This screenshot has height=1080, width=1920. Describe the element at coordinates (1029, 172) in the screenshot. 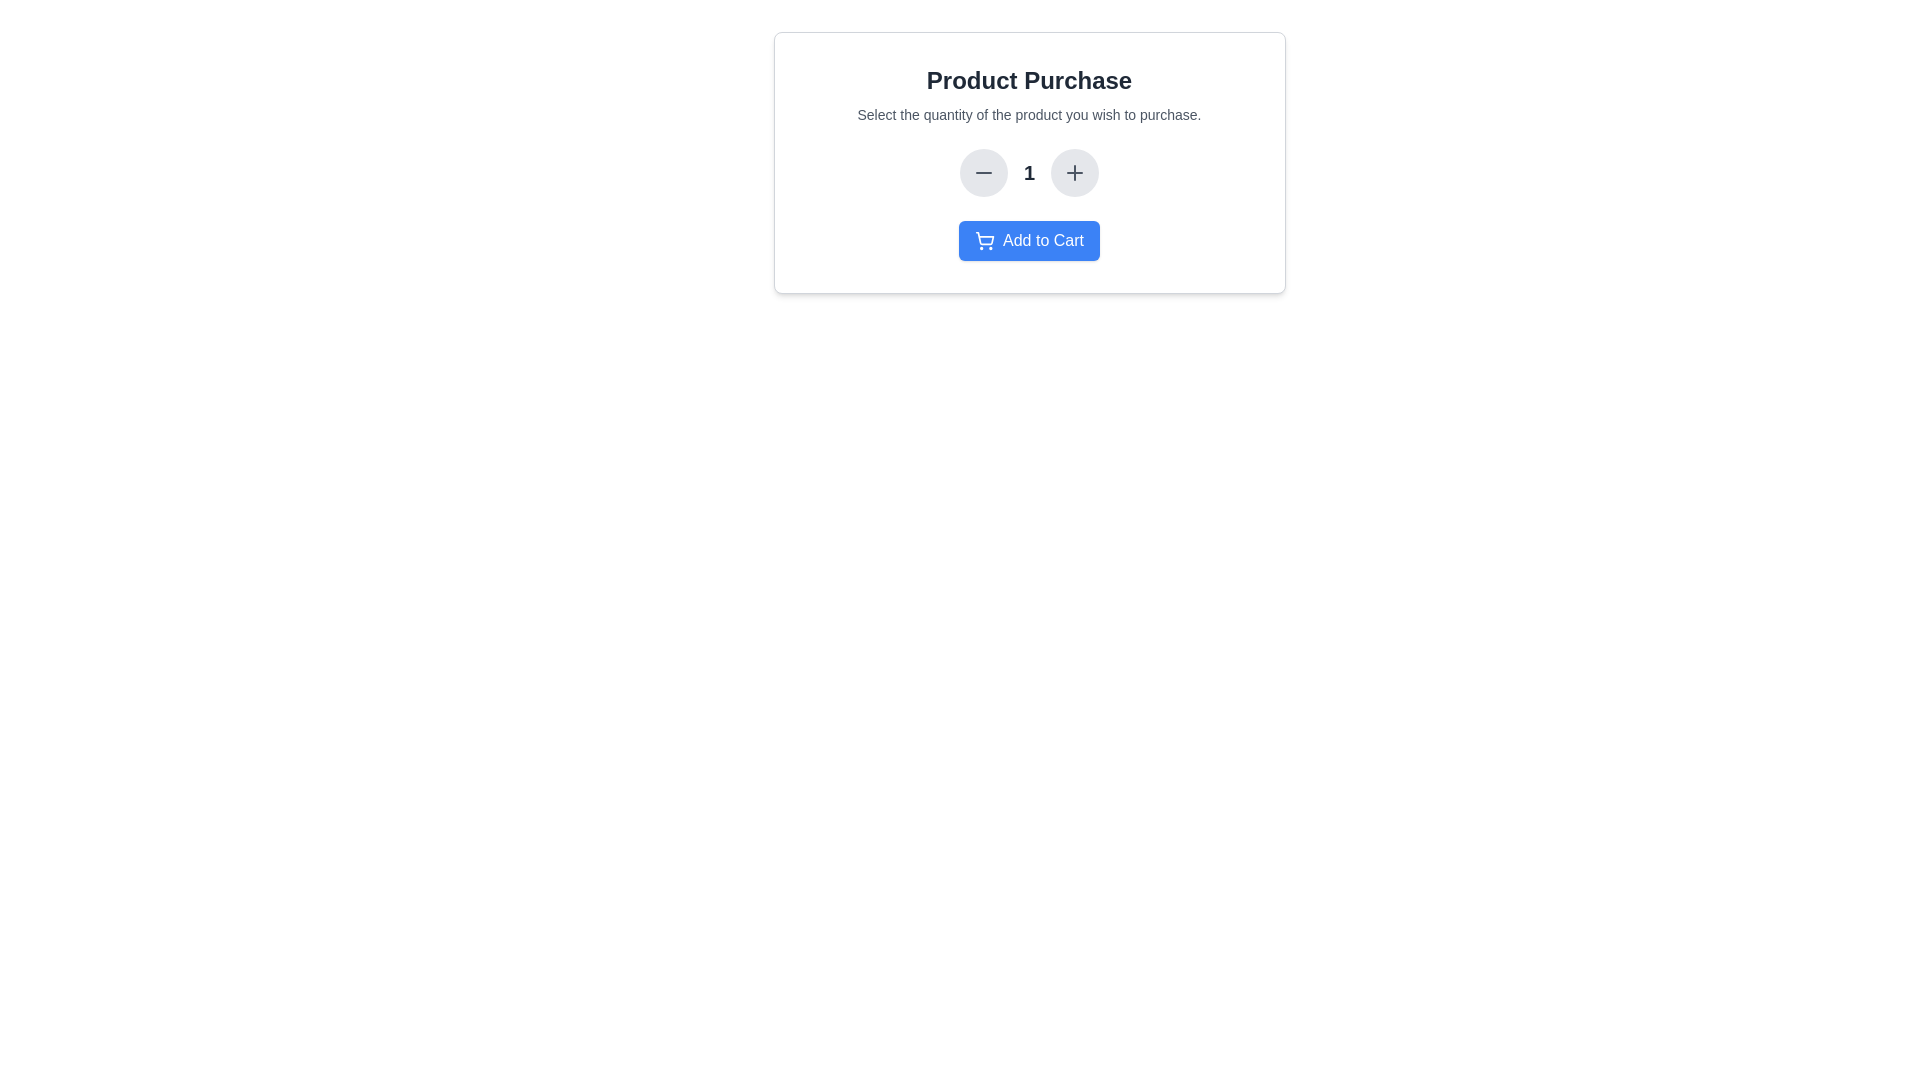

I see `the text display that shows the current numeric value of the selected product quantity, positioned between the decrement and increment buttons` at that location.